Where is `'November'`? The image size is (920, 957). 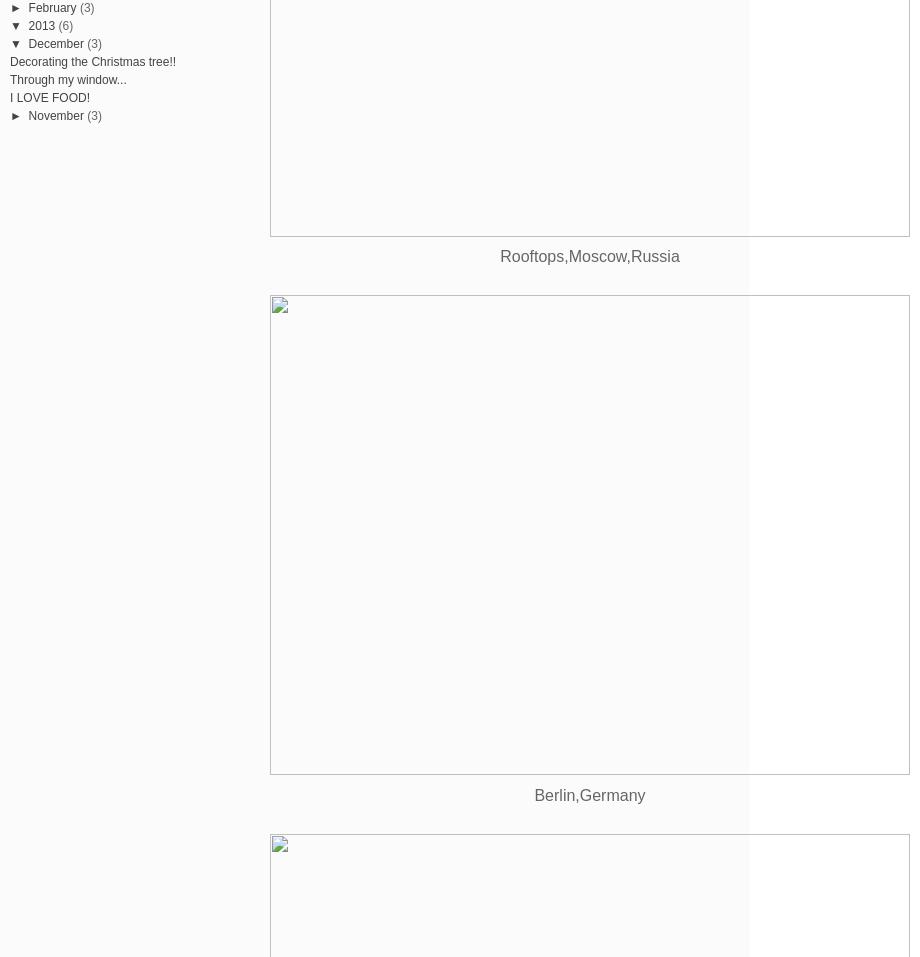
'November' is located at coordinates (27, 115).